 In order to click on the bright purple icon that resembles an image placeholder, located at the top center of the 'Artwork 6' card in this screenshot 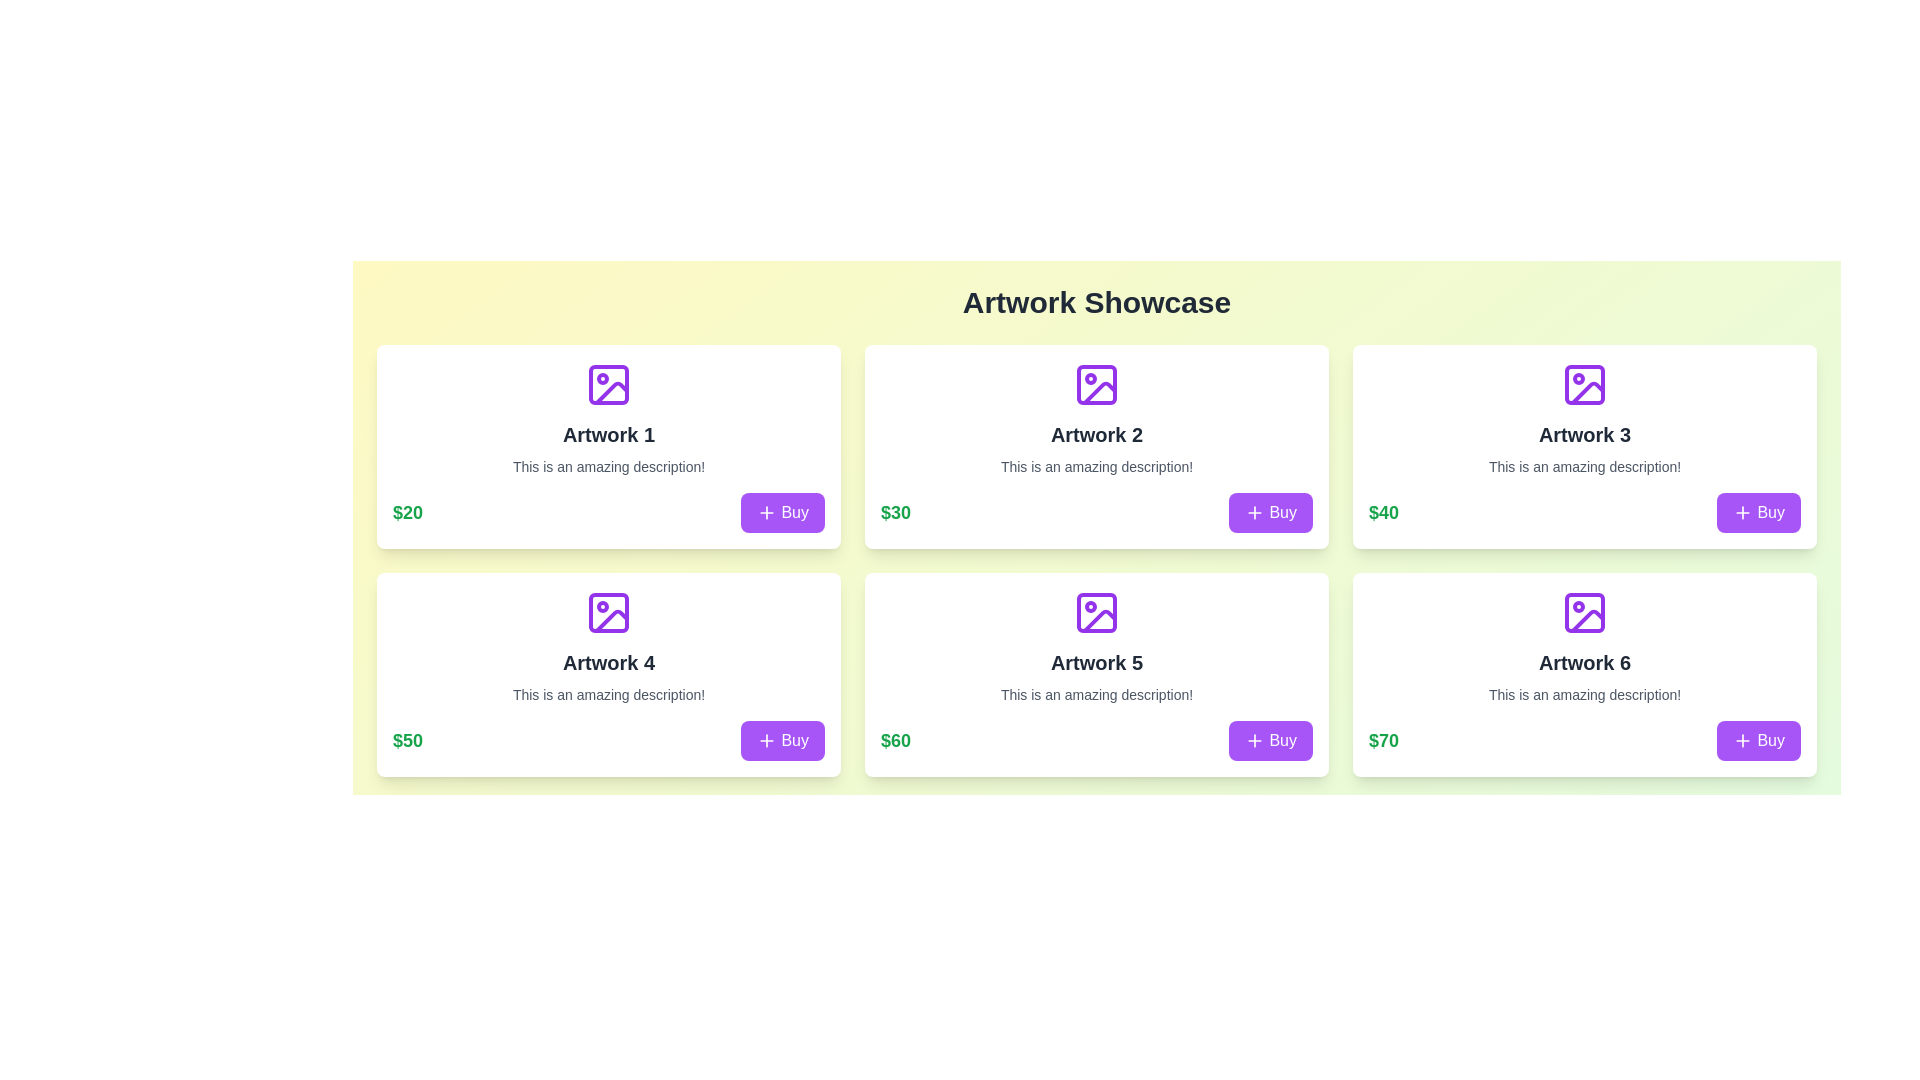, I will do `click(1583, 612)`.